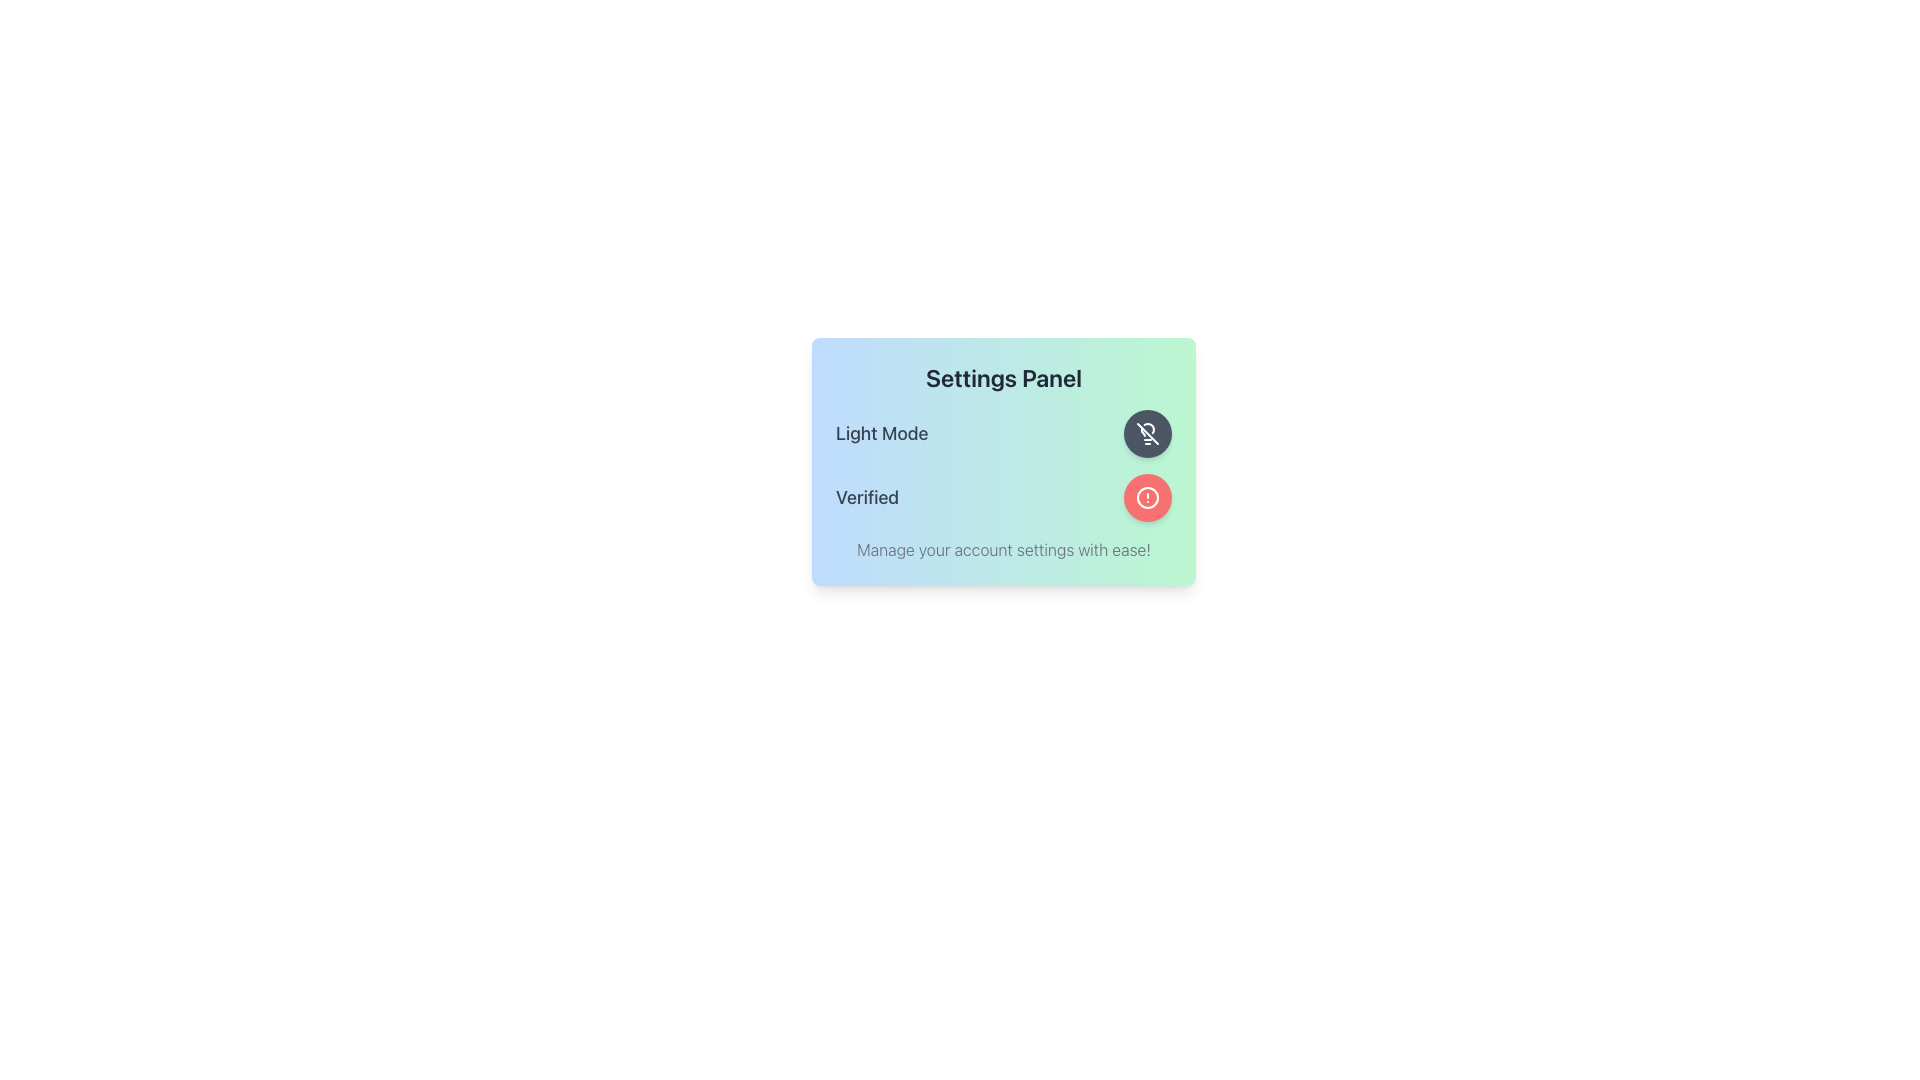 The image size is (1920, 1080). Describe the element at coordinates (1147, 433) in the screenshot. I see `the icon in the top-right corner of the 'Settings Panel' which indicates the deactivation of the light mode feature` at that location.